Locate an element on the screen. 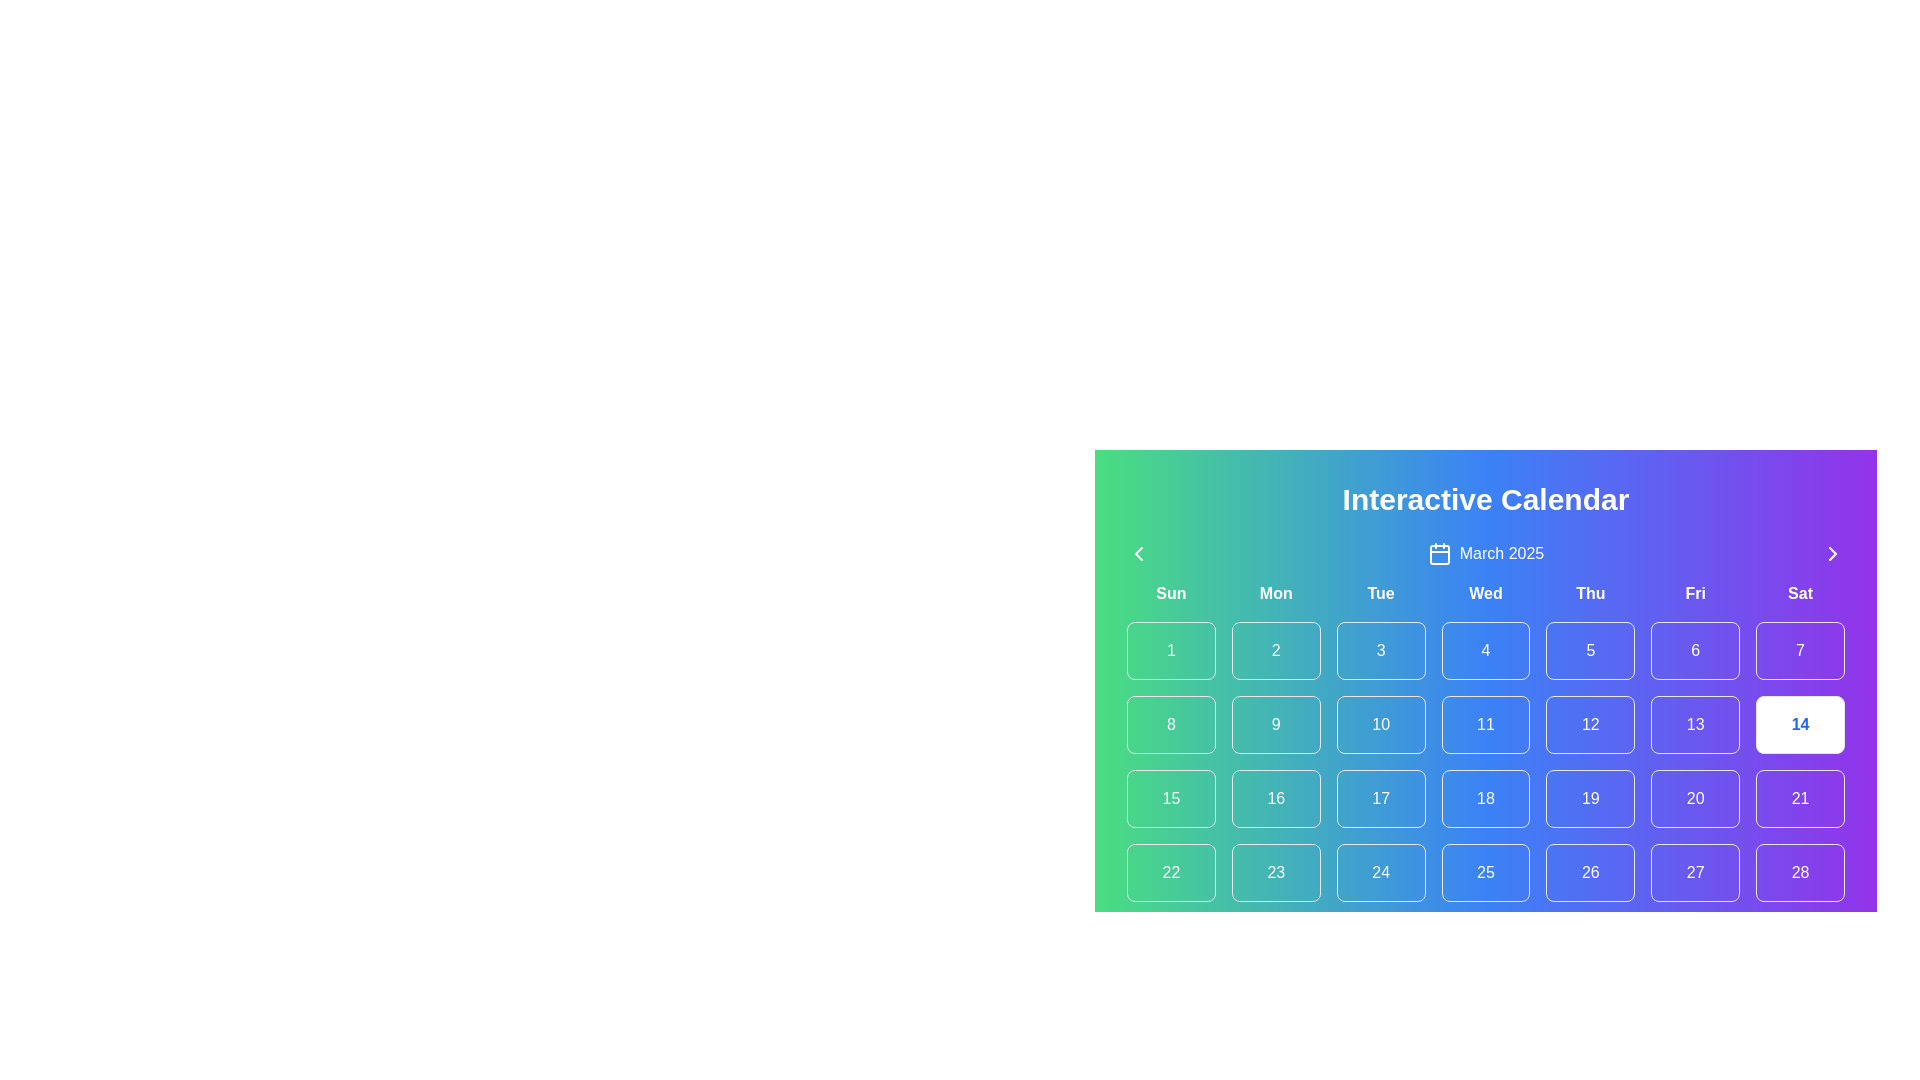  the calendar date box representing the 5th date in the interactive calendar interface, located under the 'Thu' column header is located at coordinates (1589, 651).